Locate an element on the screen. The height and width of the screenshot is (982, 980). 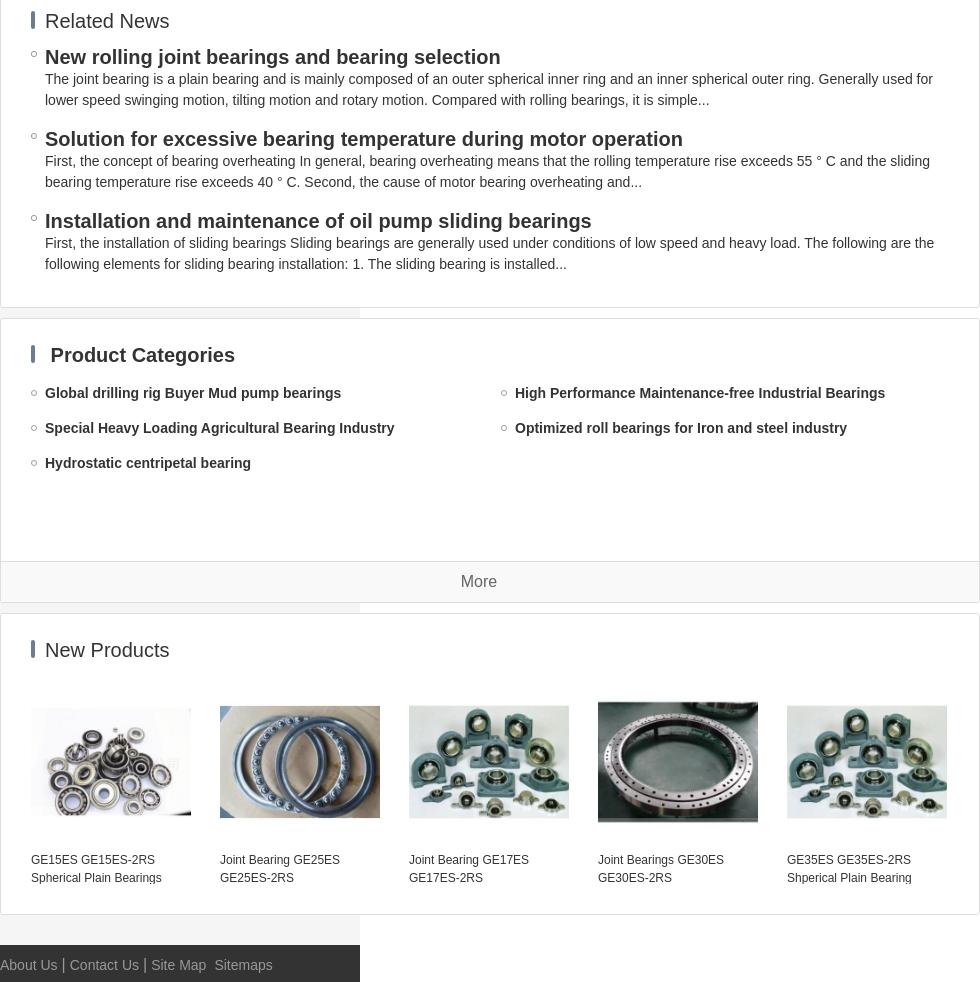
'The joint bearing  is a plain bearing and is mainly composed of an outer spherical inner ring and an inner spherical outer ring. Generally used for lower speed swinging motion, tilting motion and rotary motion. Compared with rolling bearings, it is simple...' is located at coordinates (44, 88).